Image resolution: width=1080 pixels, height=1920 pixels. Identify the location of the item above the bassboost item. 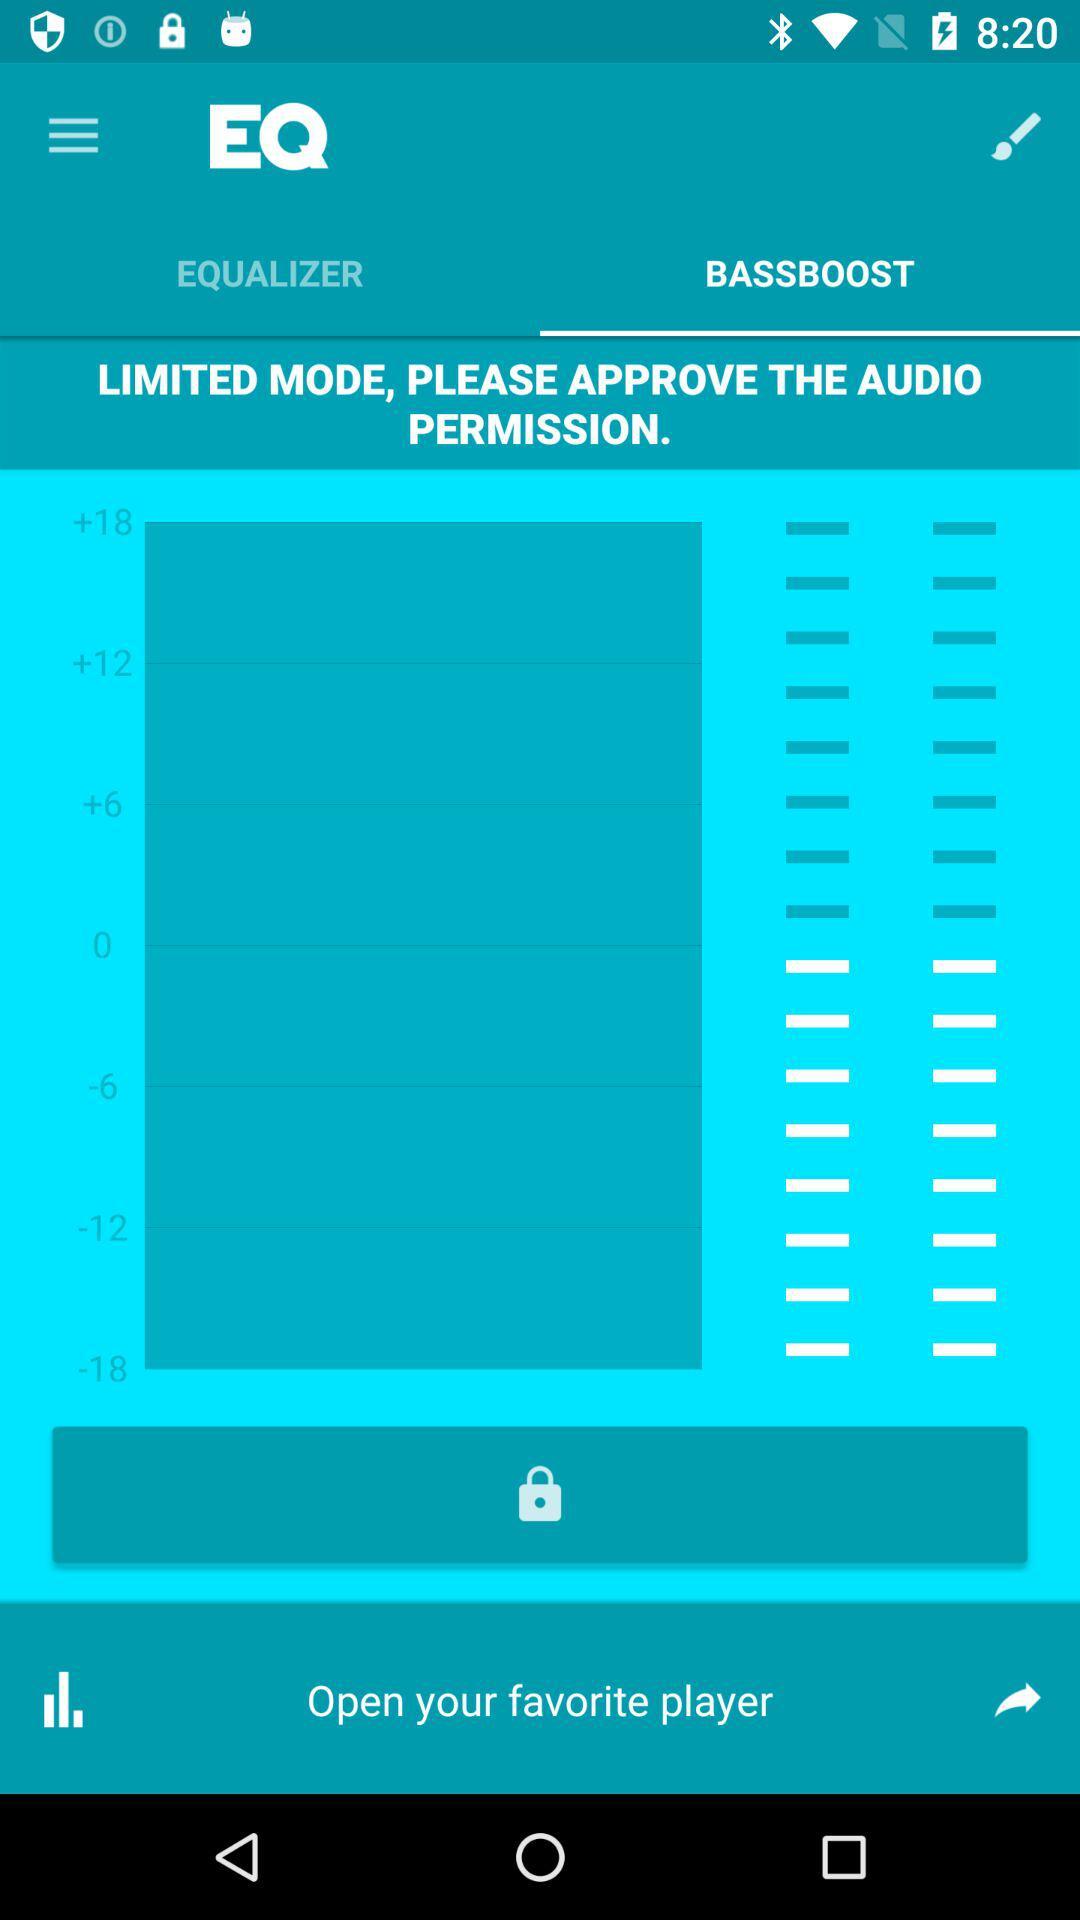
(1017, 135).